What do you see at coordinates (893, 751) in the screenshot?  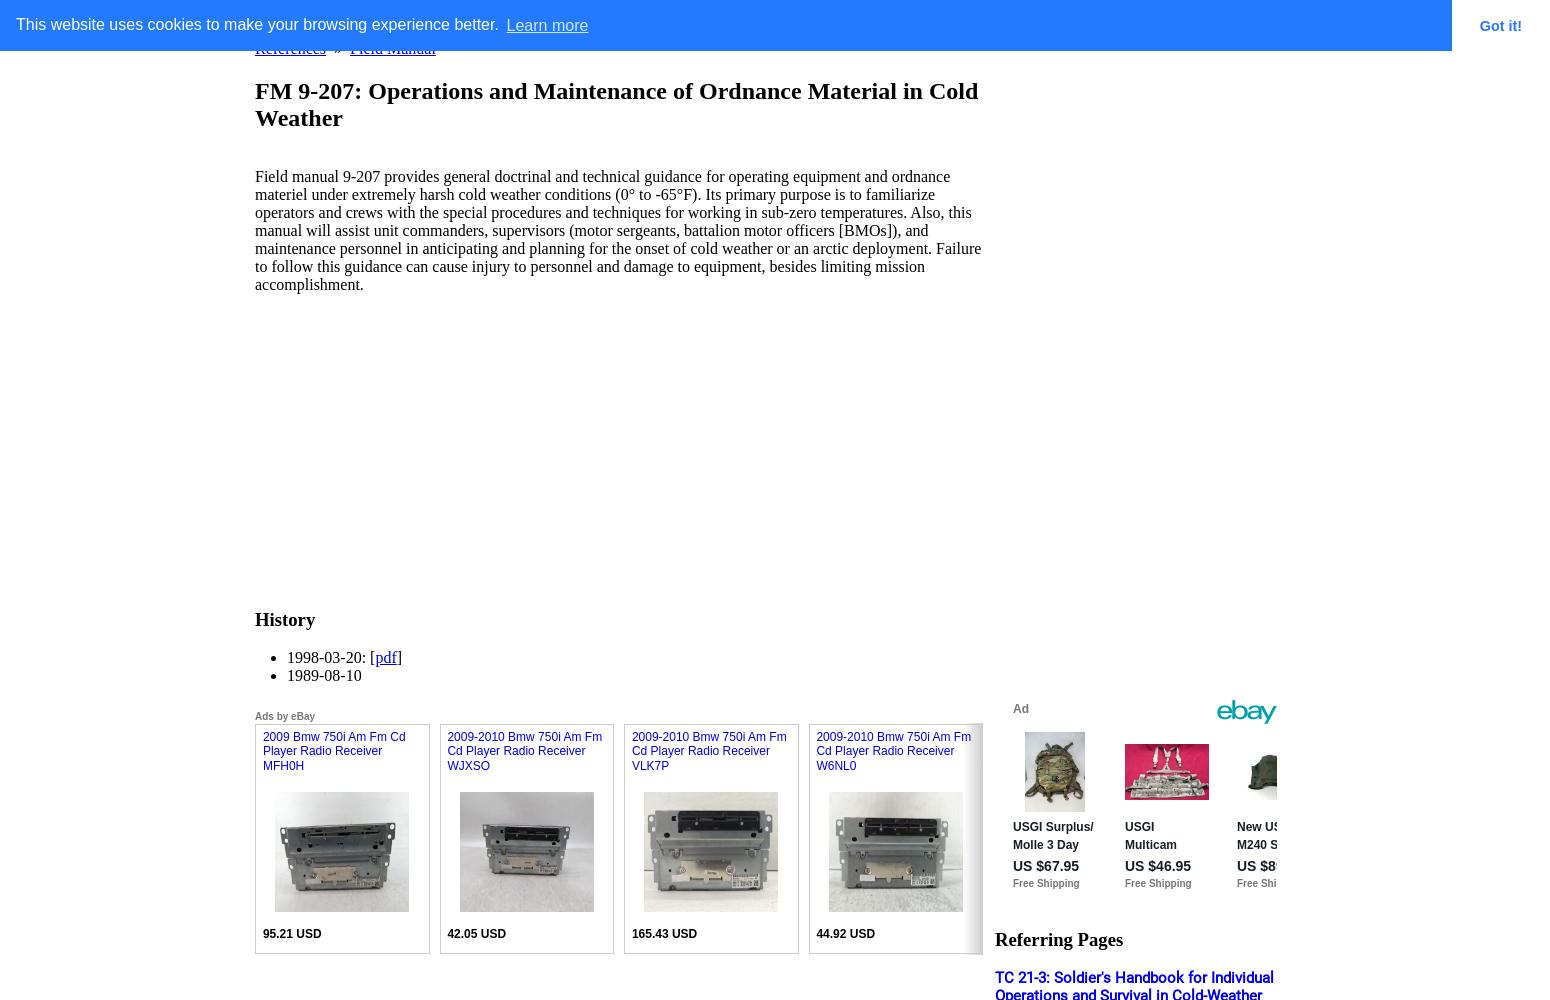 I see `'2009-2010 Bmw 750i Am Fm Cd Player Radio Receiver W6NL0'` at bounding box center [893, 751].